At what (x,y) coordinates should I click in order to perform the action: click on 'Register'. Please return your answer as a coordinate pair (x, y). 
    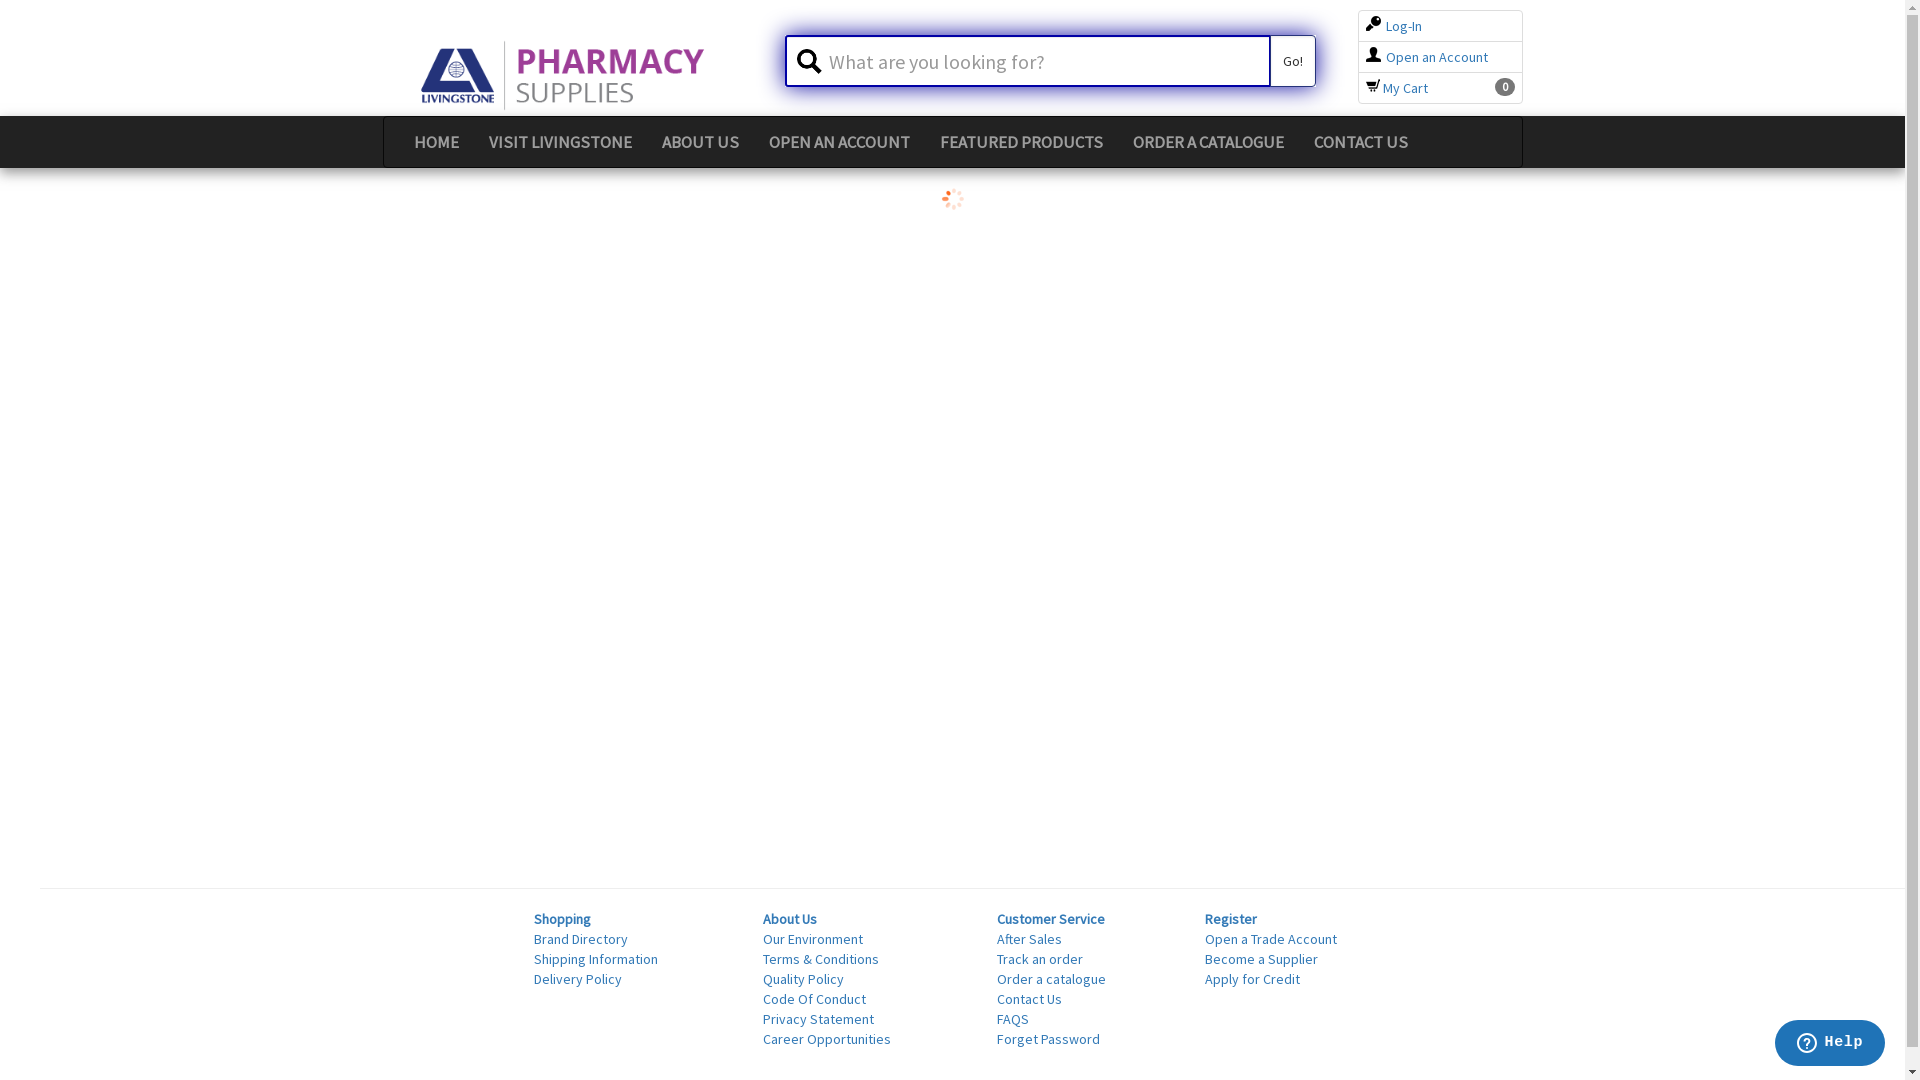
    Looking at the image, I should click on (1229, 918).